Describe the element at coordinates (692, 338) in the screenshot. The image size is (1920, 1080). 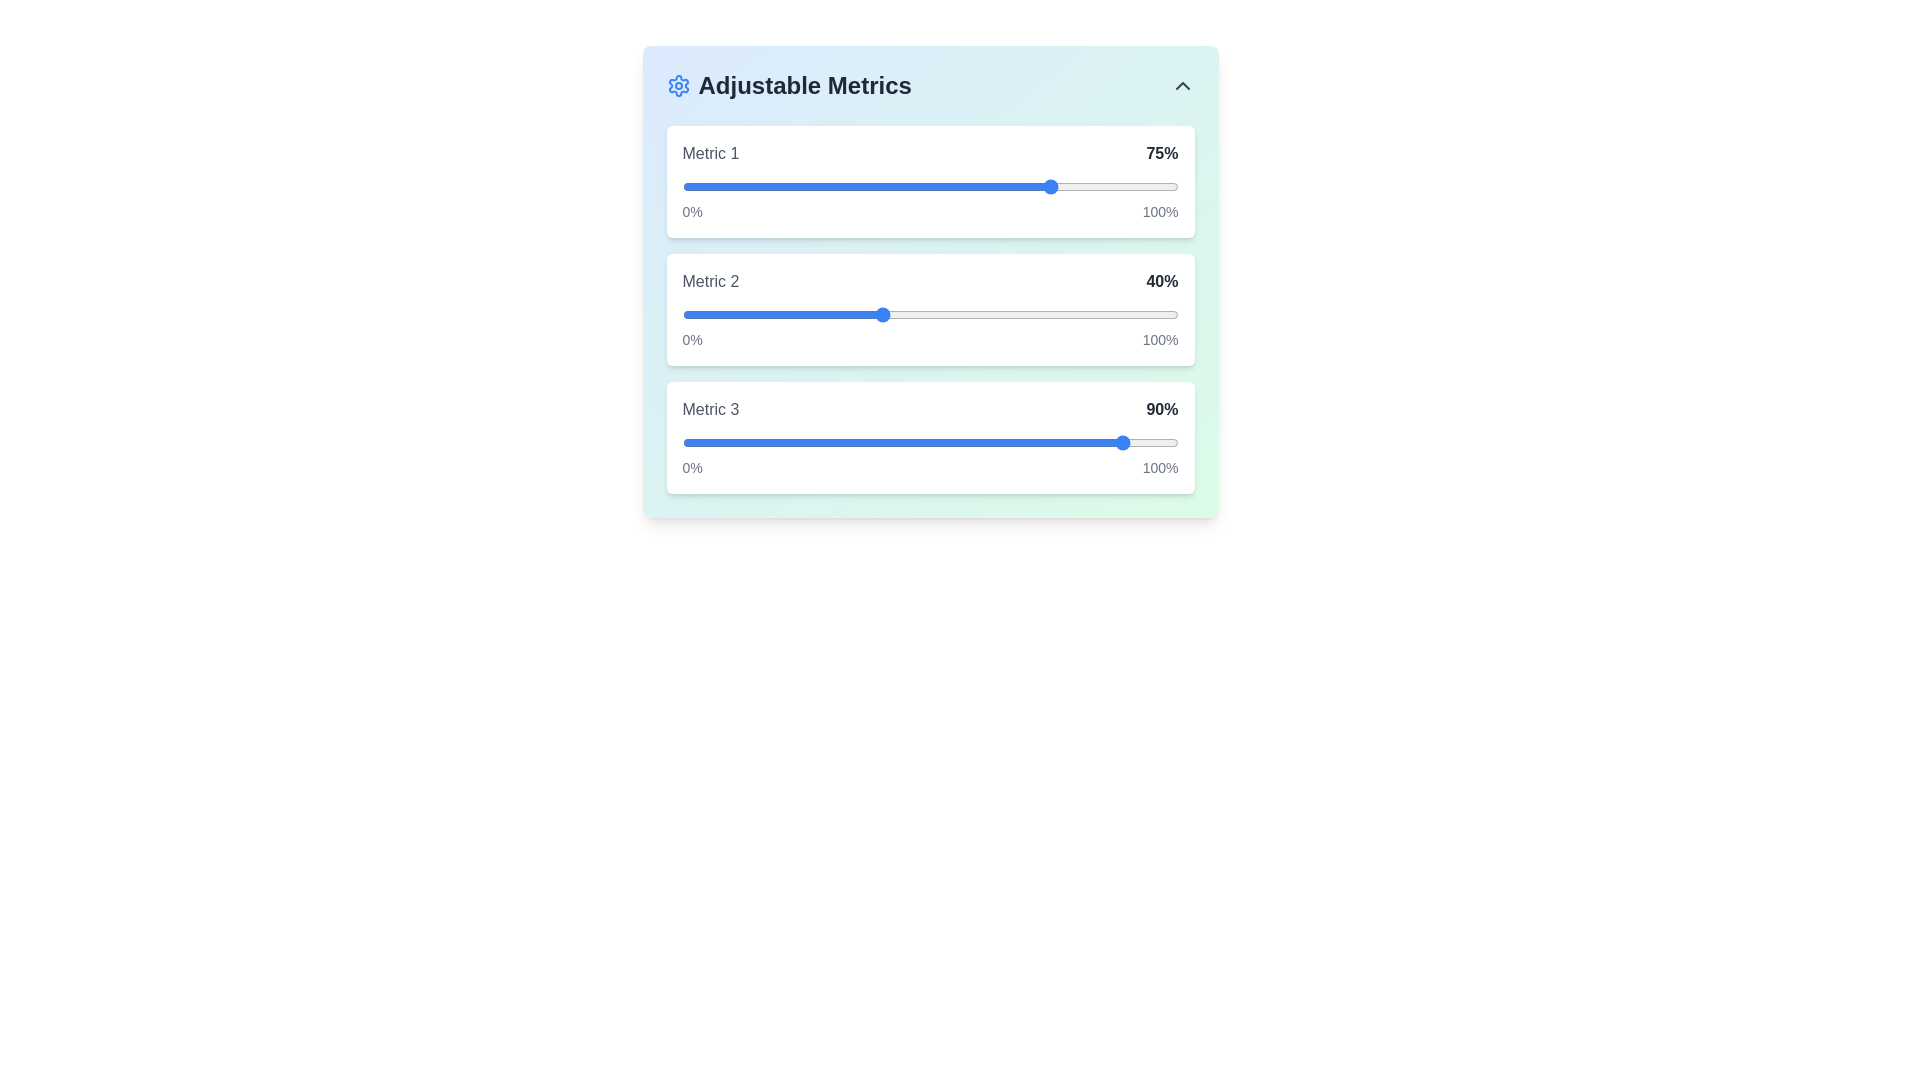
I see `text value displayed in the gray-colored font as '0%' from the text label located in the lower-left corner of the Metric 2 section` at that location.